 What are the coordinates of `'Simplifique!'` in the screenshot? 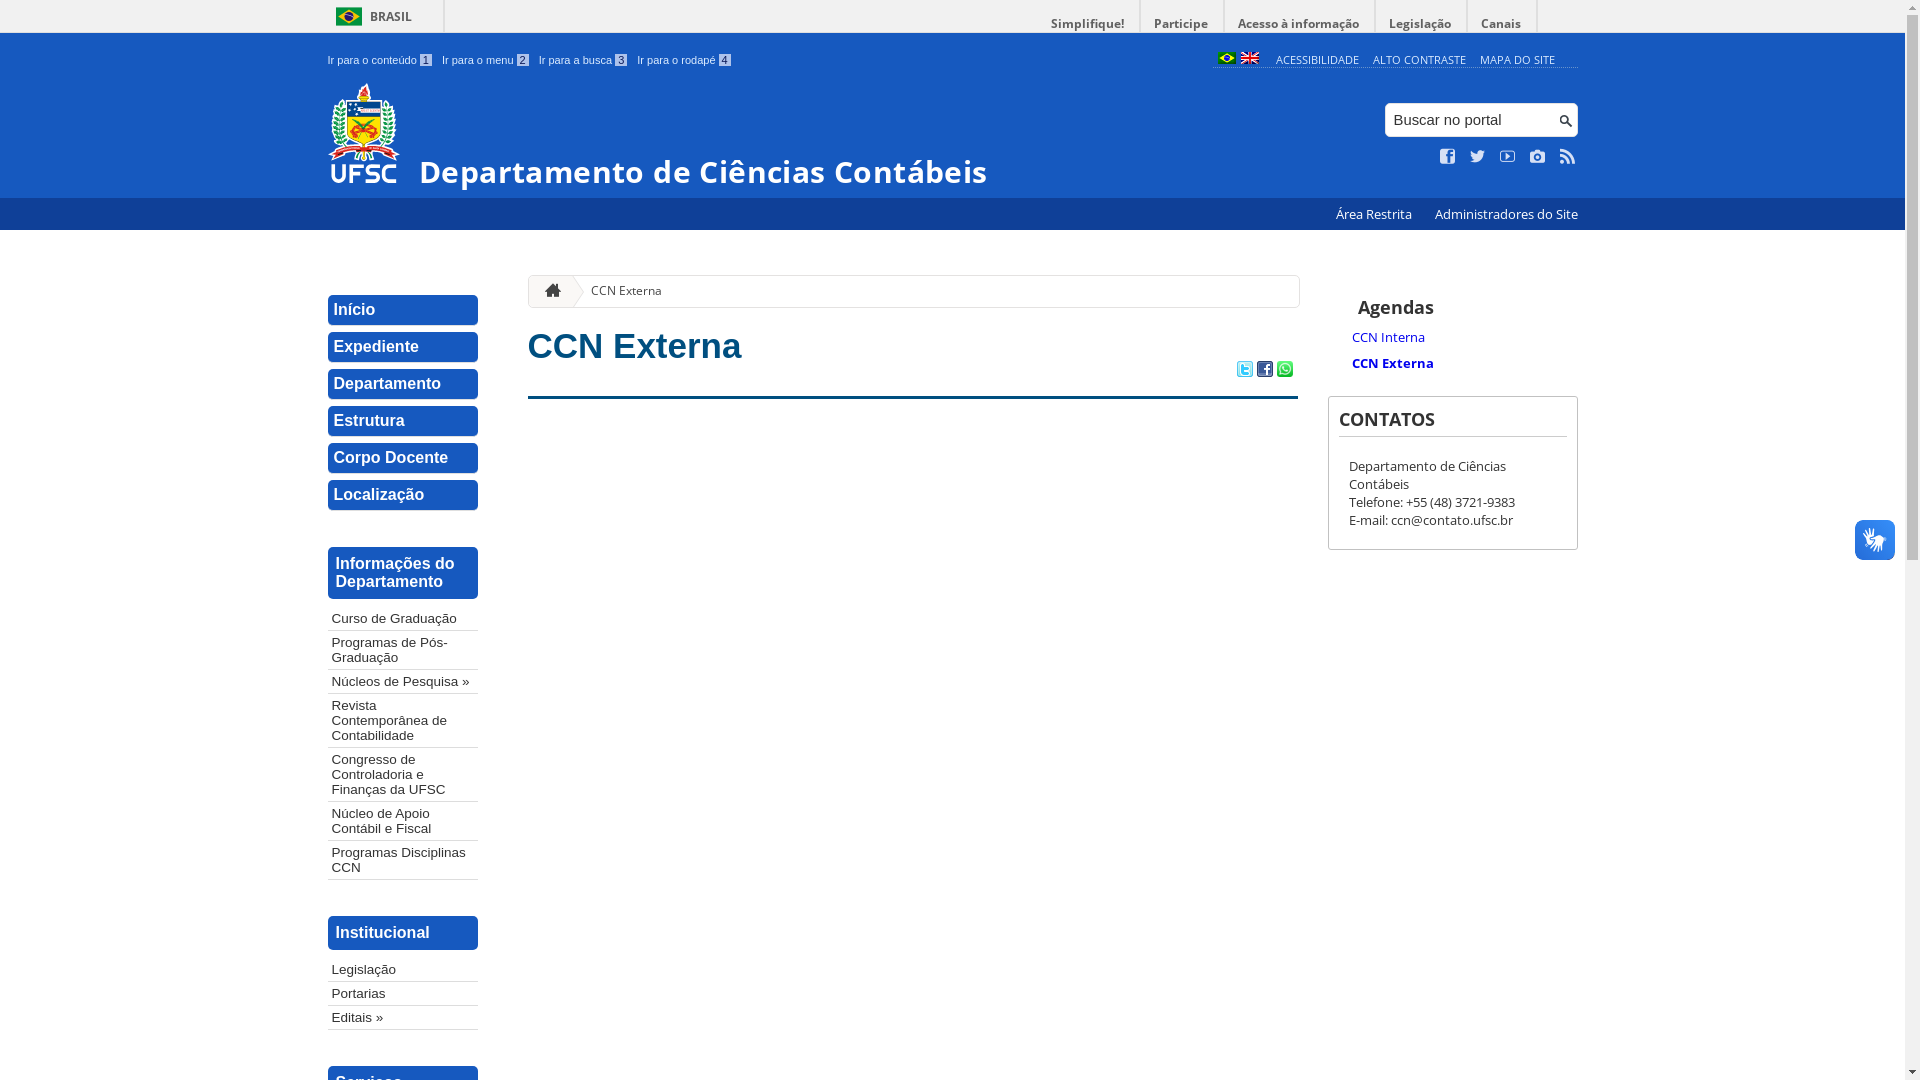 It's located at (1087, 23).